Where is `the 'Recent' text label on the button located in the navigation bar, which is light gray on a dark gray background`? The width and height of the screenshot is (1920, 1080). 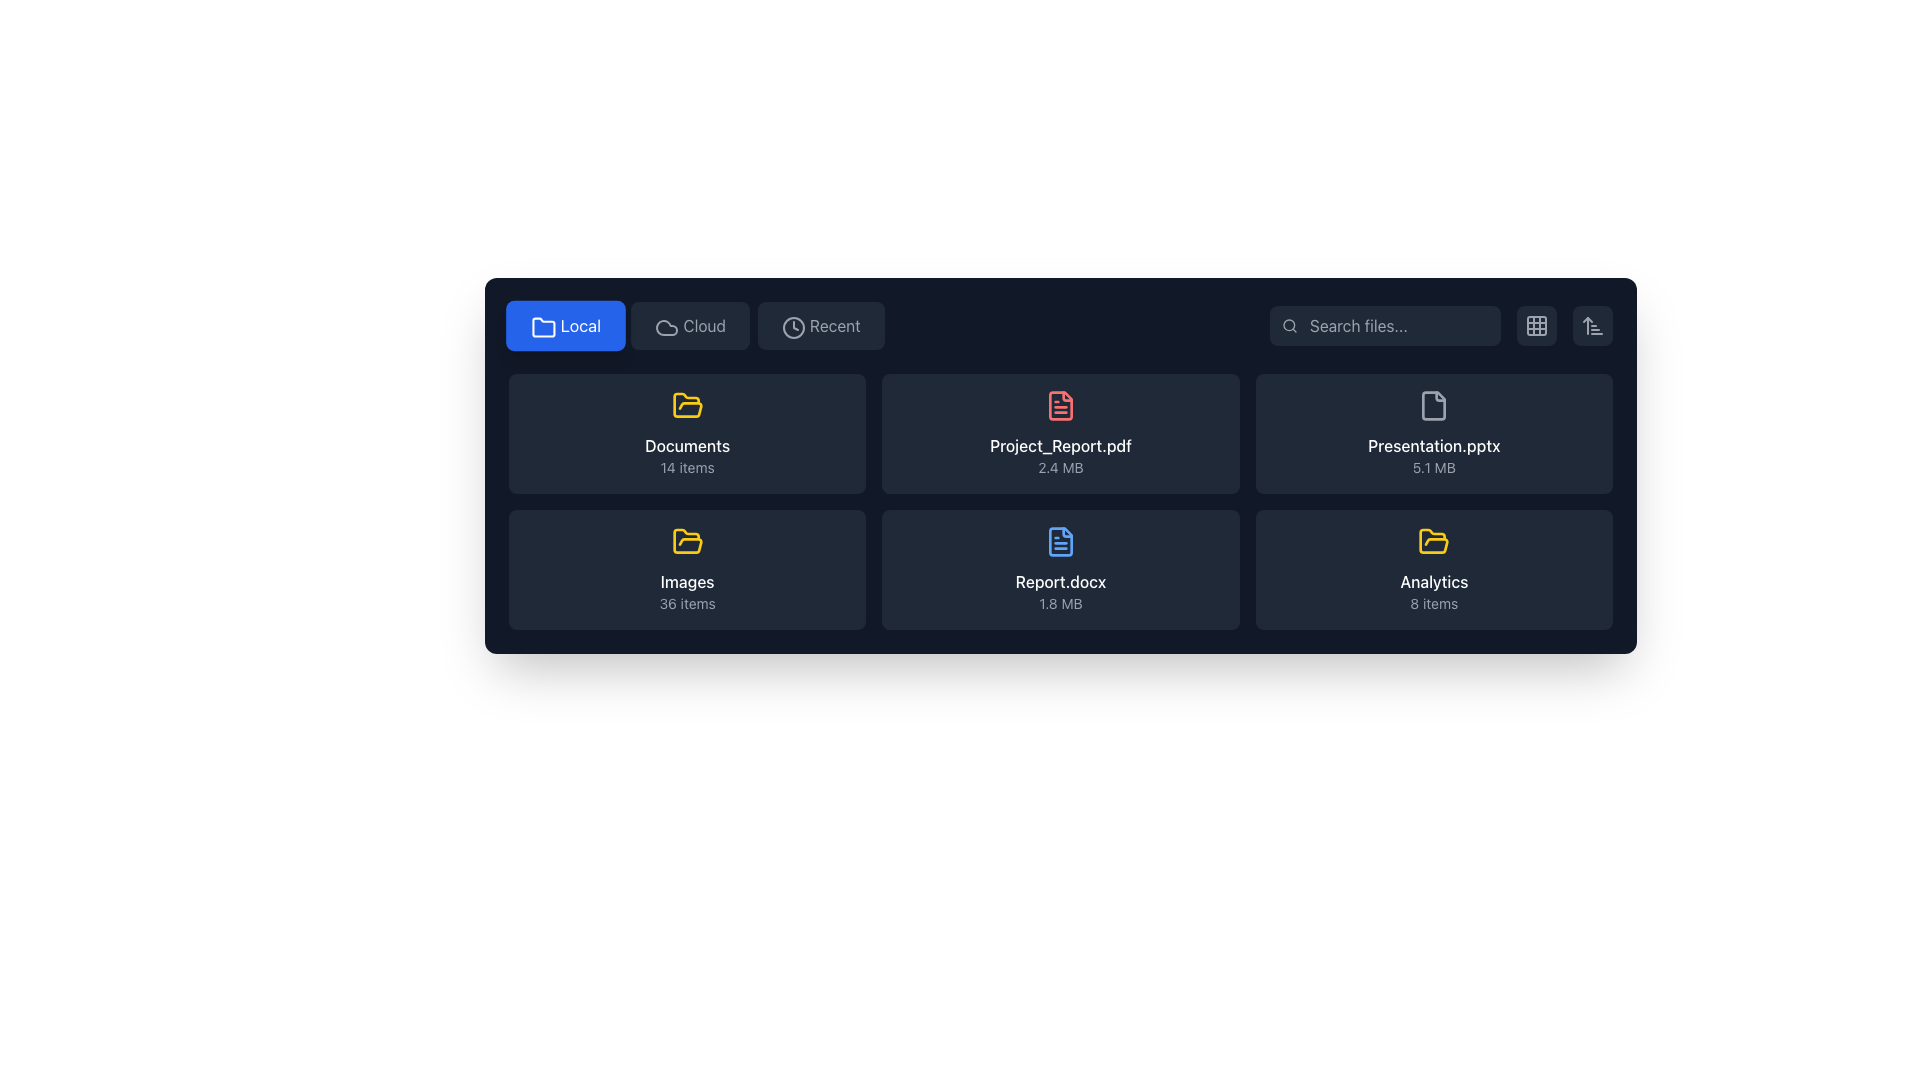
the 'Recent' text label on the button located in the navigation bar, which is light gray on a dark gray background is located at coordinates (835, 325).